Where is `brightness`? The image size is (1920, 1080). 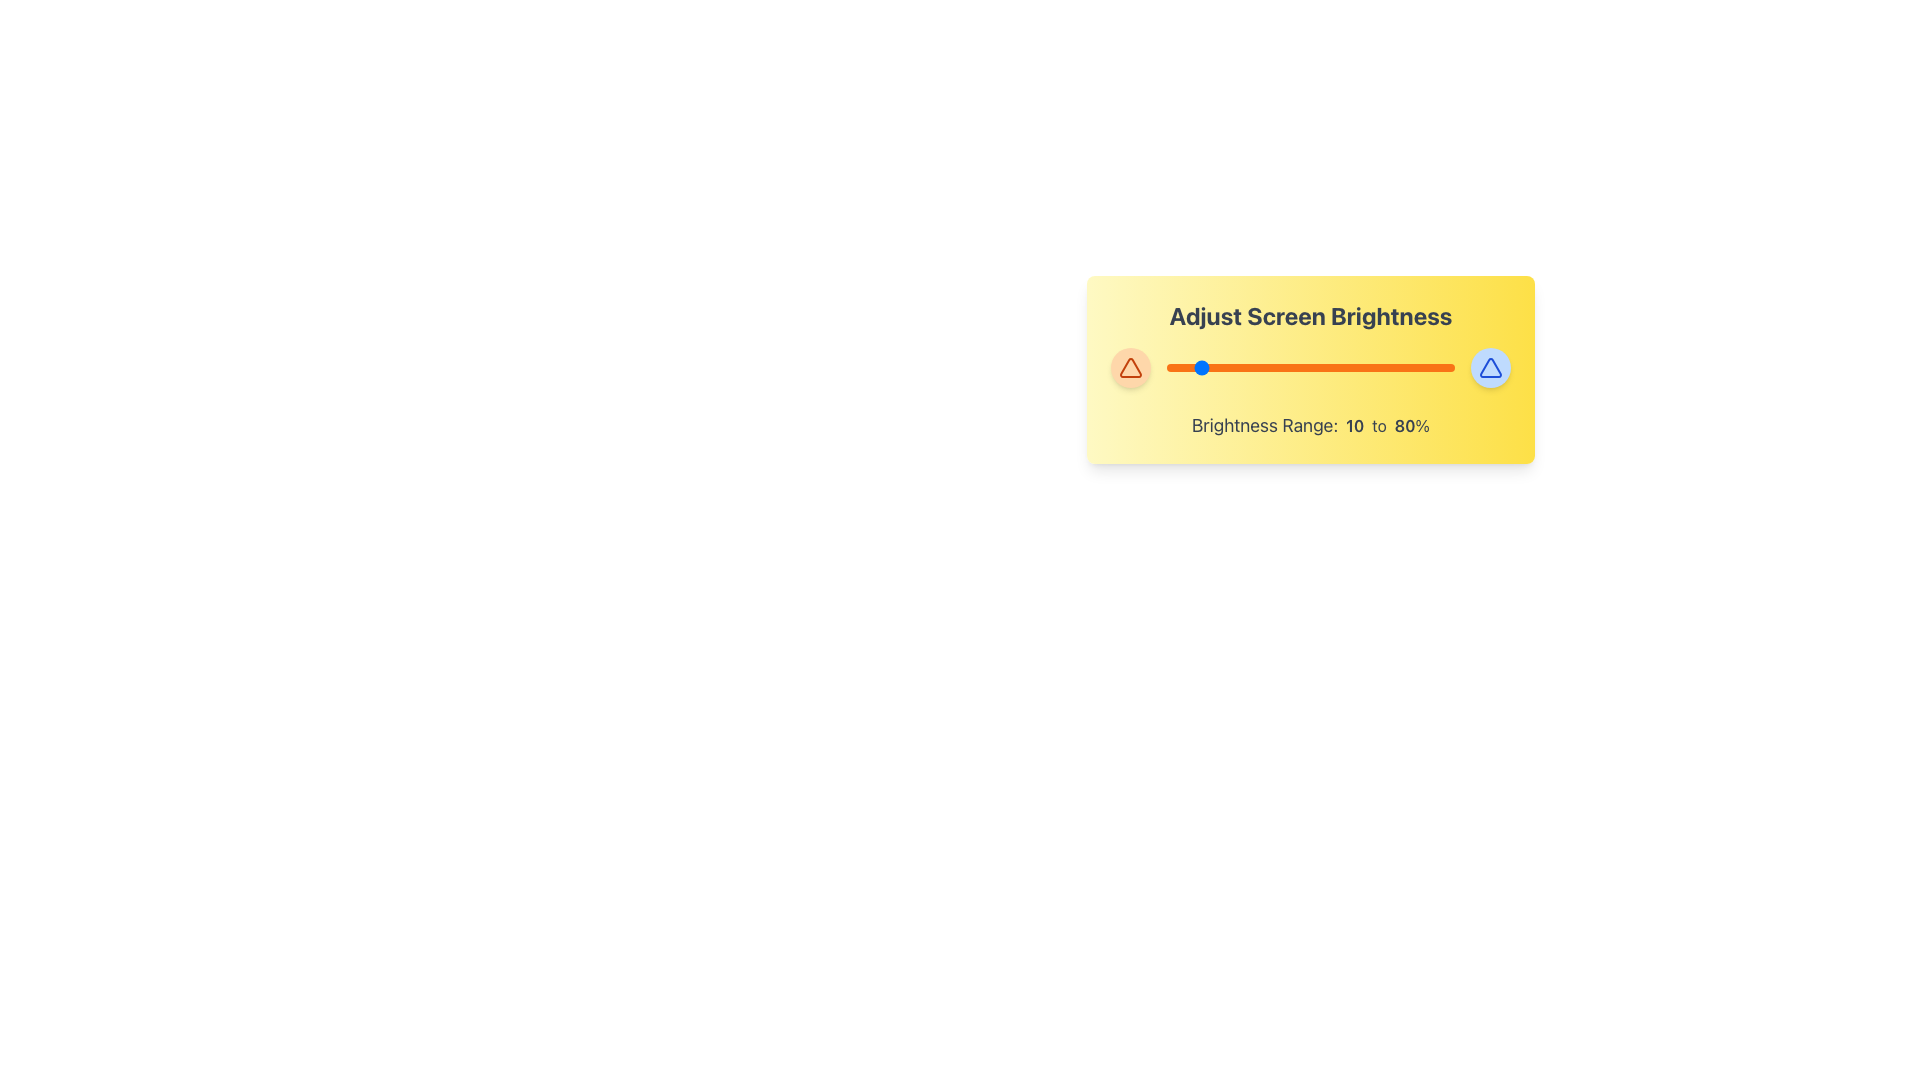 brightness is located at coordinates (1425, 367).